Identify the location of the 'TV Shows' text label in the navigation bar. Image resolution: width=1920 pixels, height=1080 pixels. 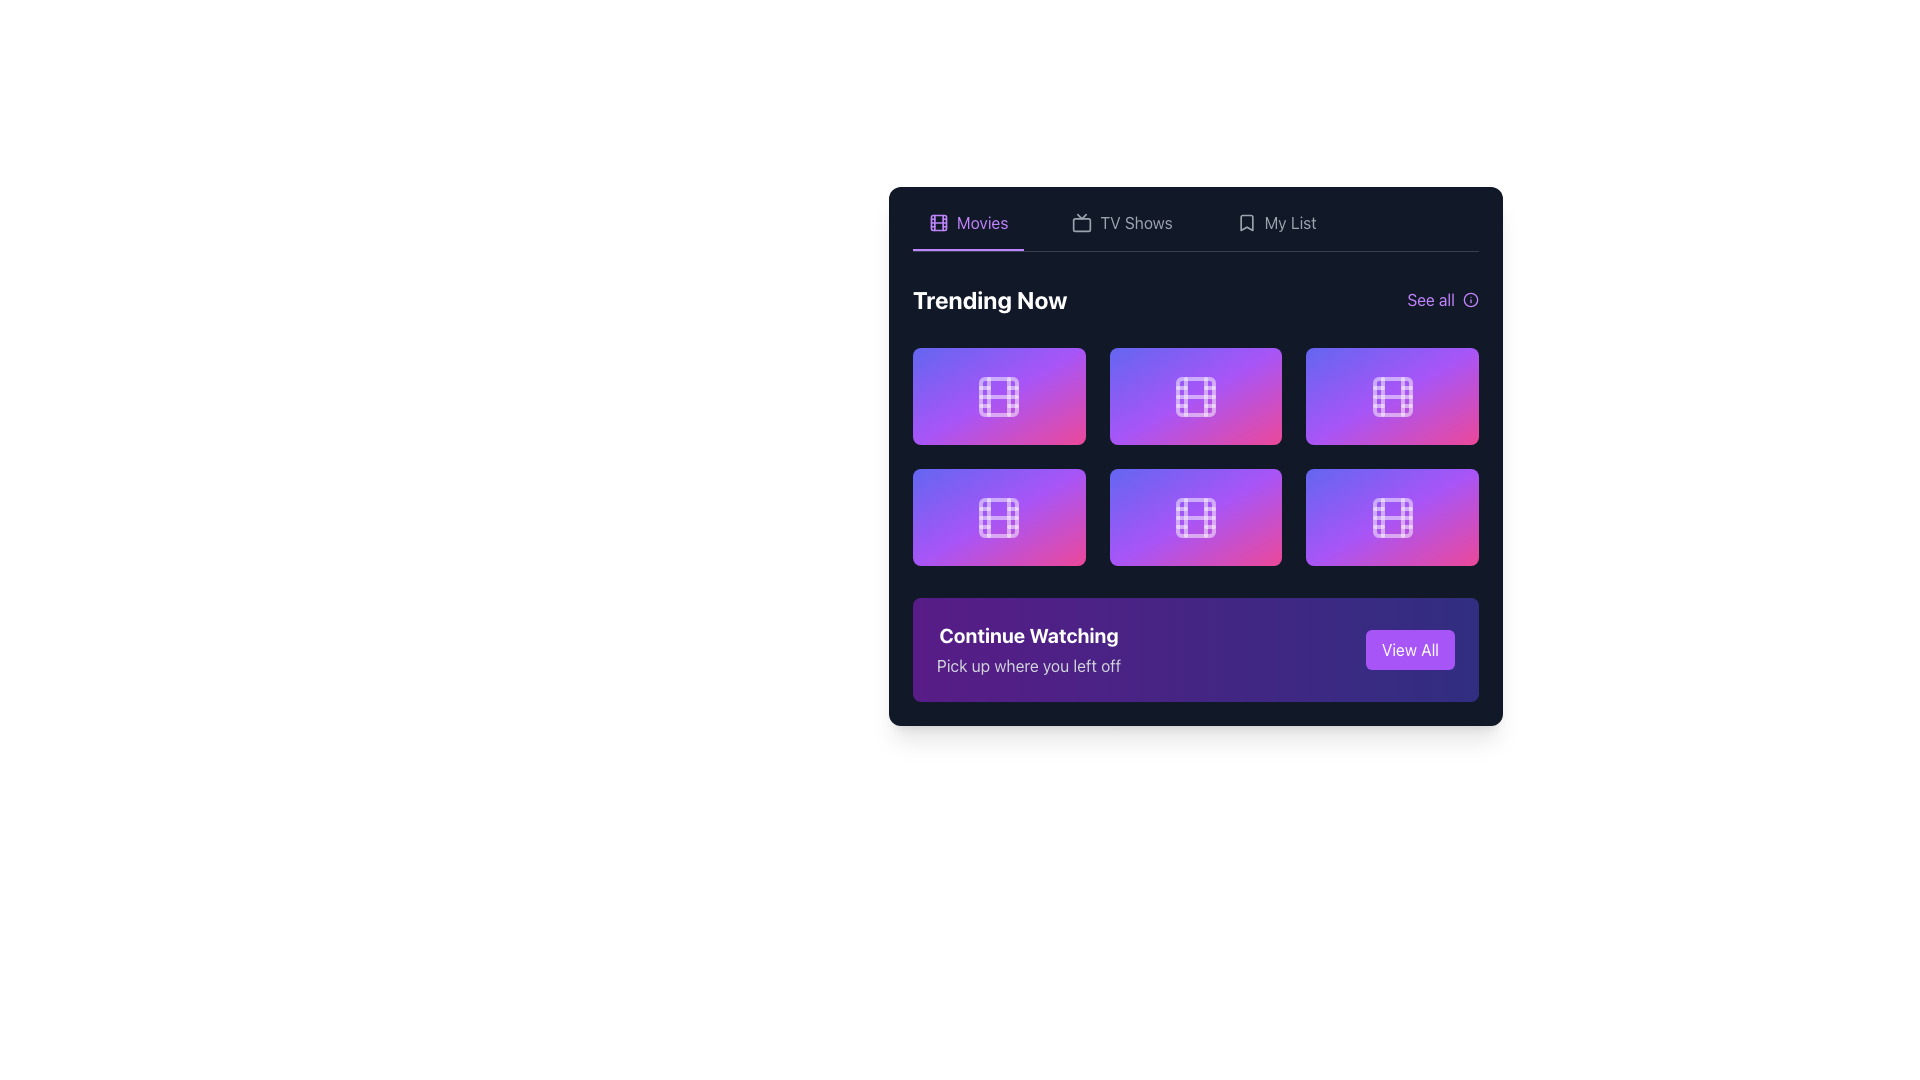
(1136, 223).